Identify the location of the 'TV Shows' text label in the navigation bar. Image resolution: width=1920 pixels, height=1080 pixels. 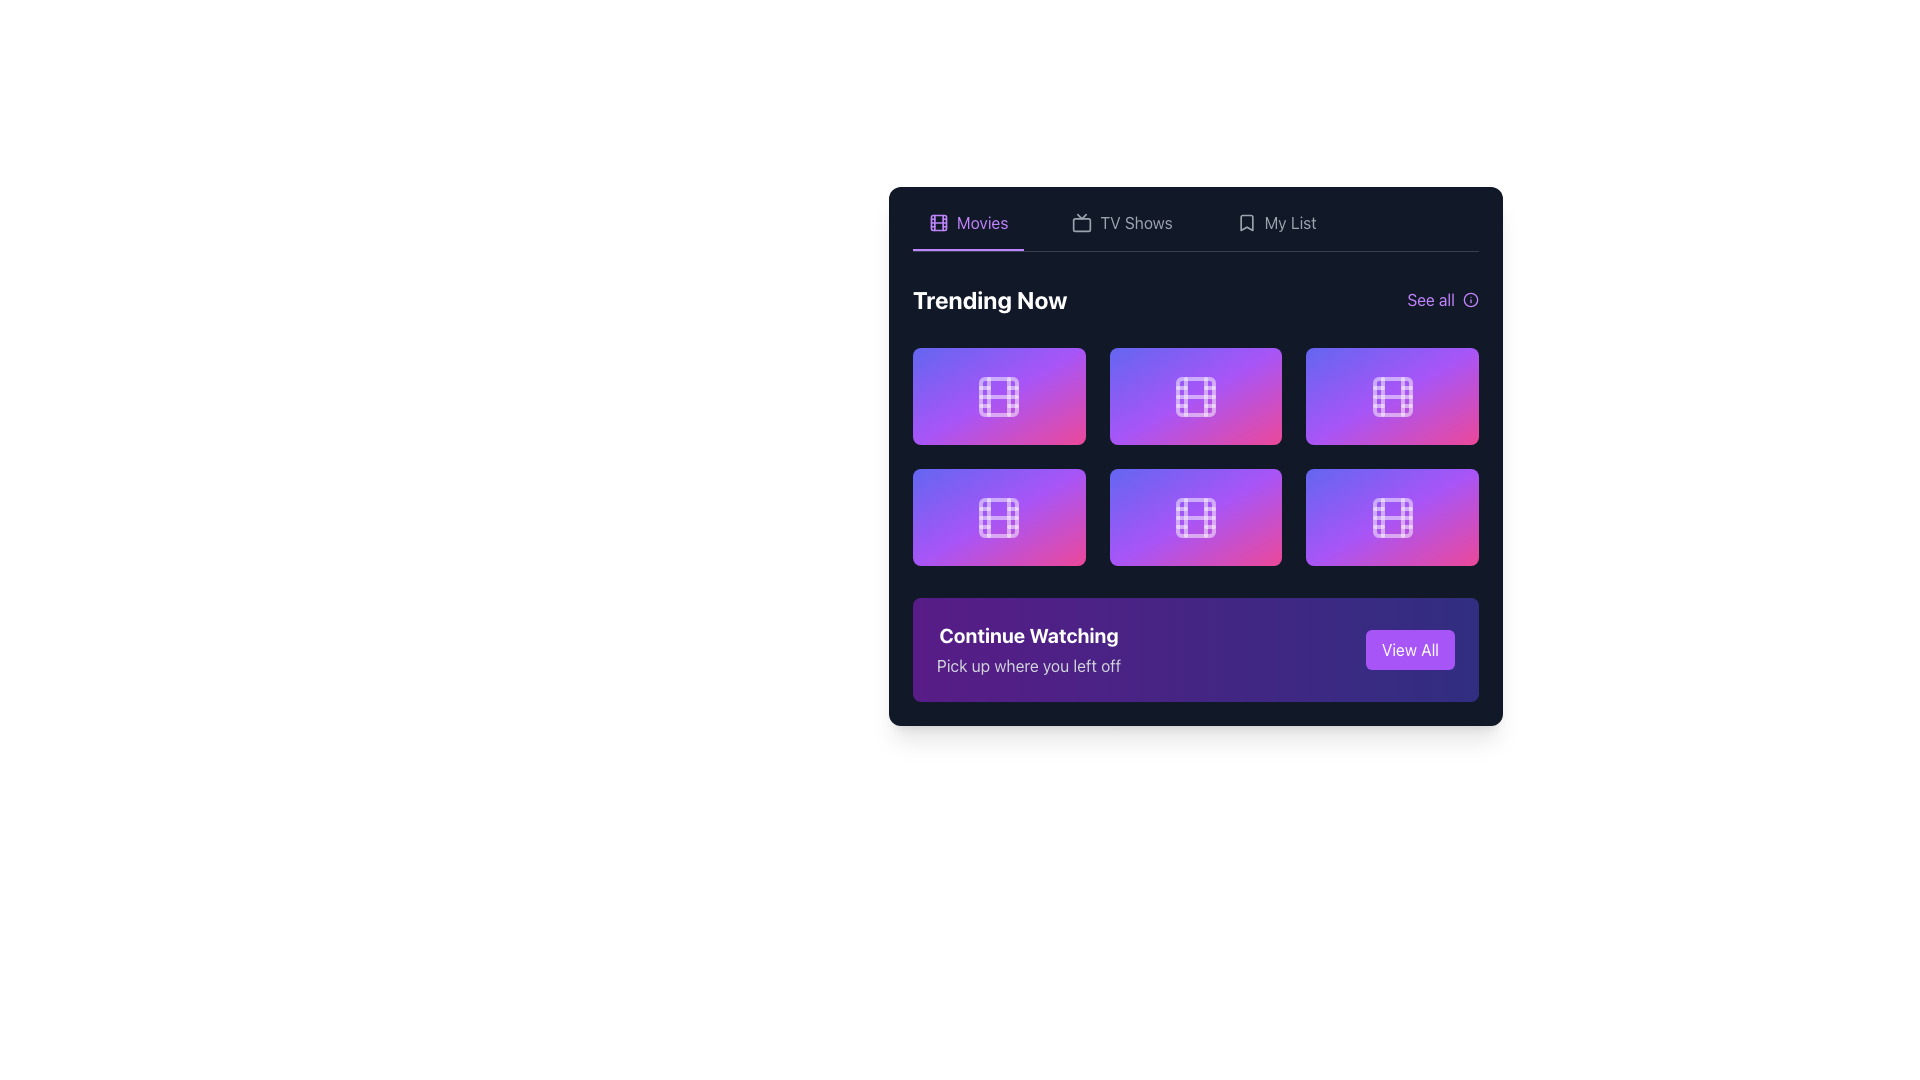
(1136, 223).